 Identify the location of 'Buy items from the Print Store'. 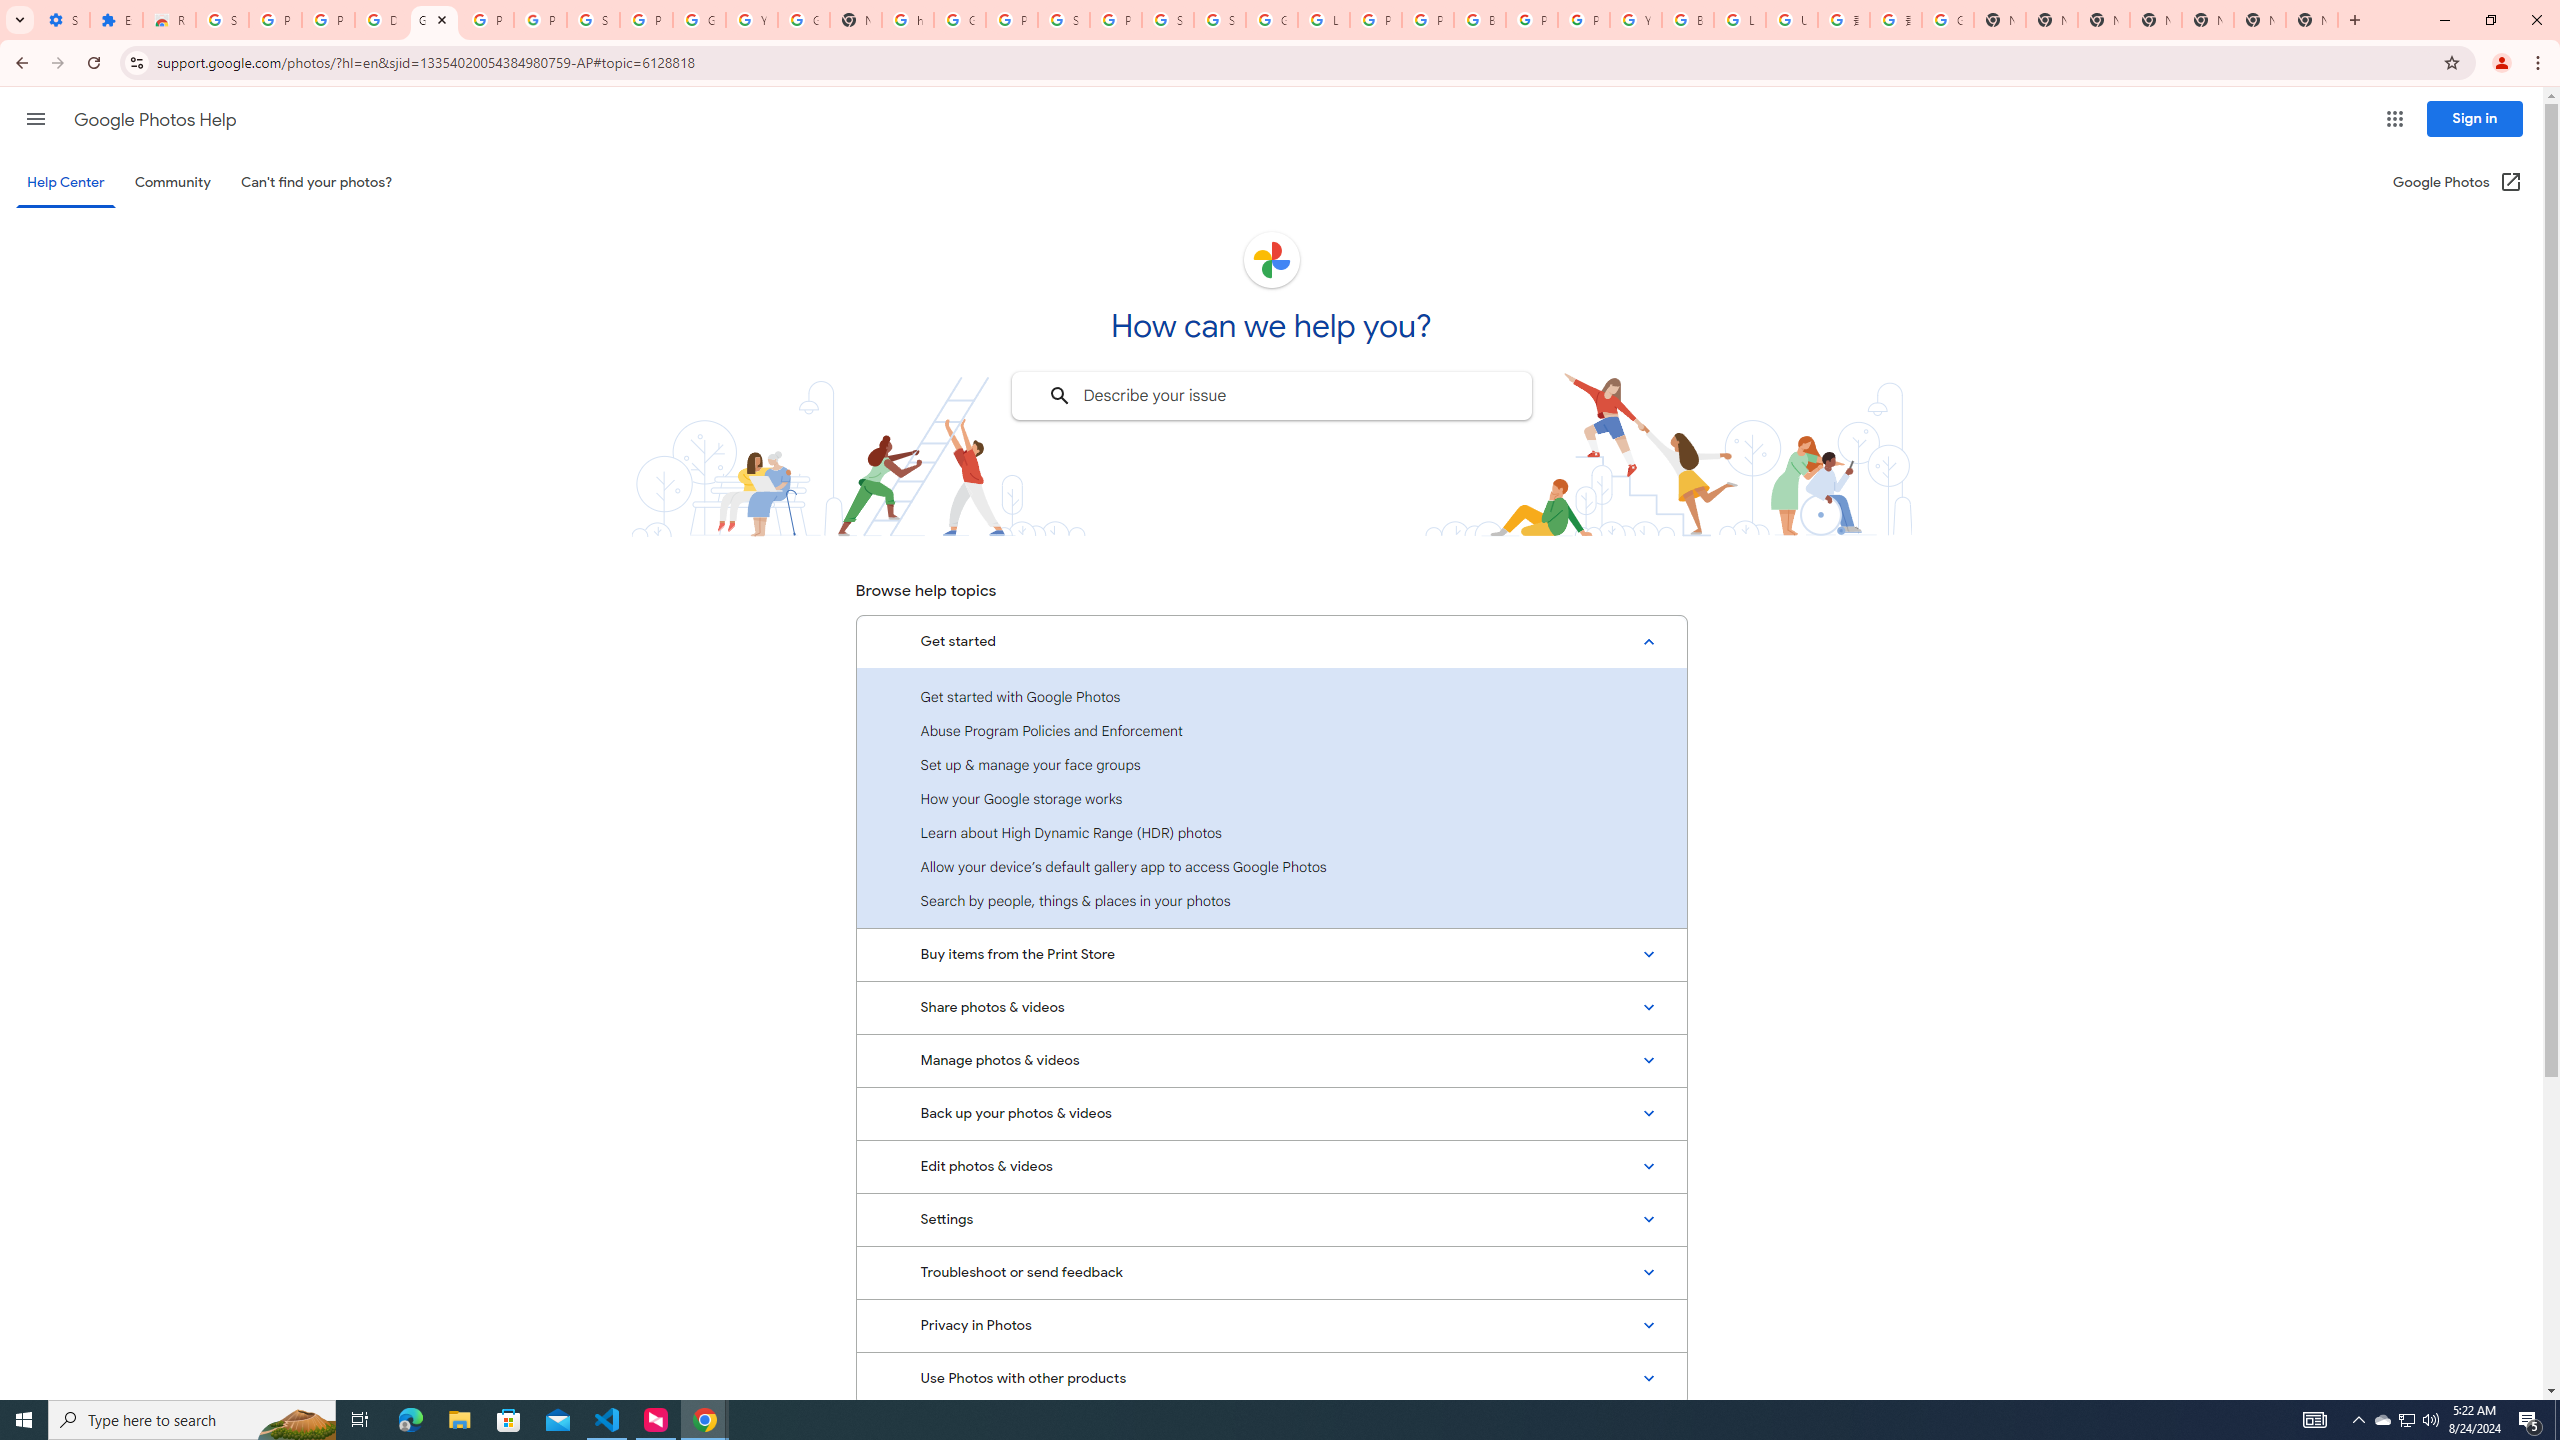
(1271, 953).